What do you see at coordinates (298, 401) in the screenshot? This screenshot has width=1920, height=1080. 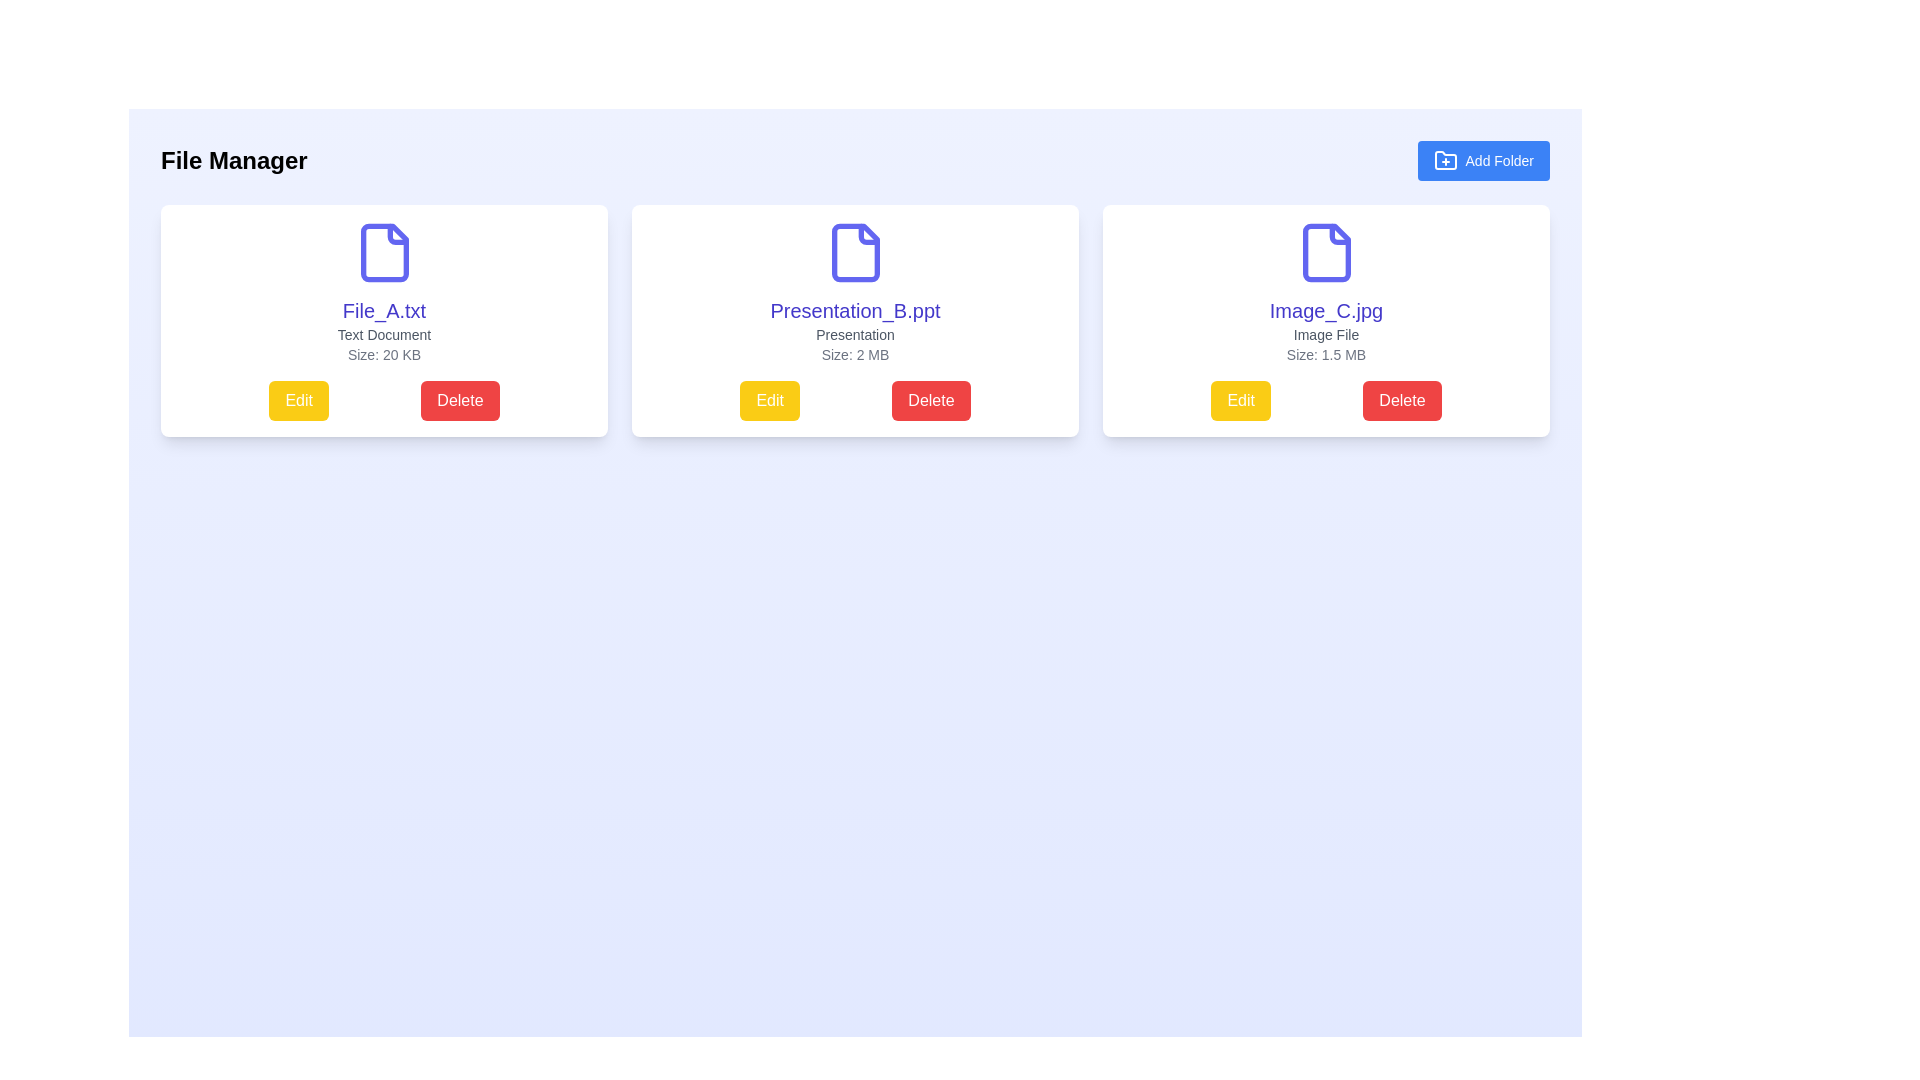 I see `the yellow 'Edit' button with rounded corners located in the lower-left section of the 'File_A.txt' card` at bounding box center [298, 401].